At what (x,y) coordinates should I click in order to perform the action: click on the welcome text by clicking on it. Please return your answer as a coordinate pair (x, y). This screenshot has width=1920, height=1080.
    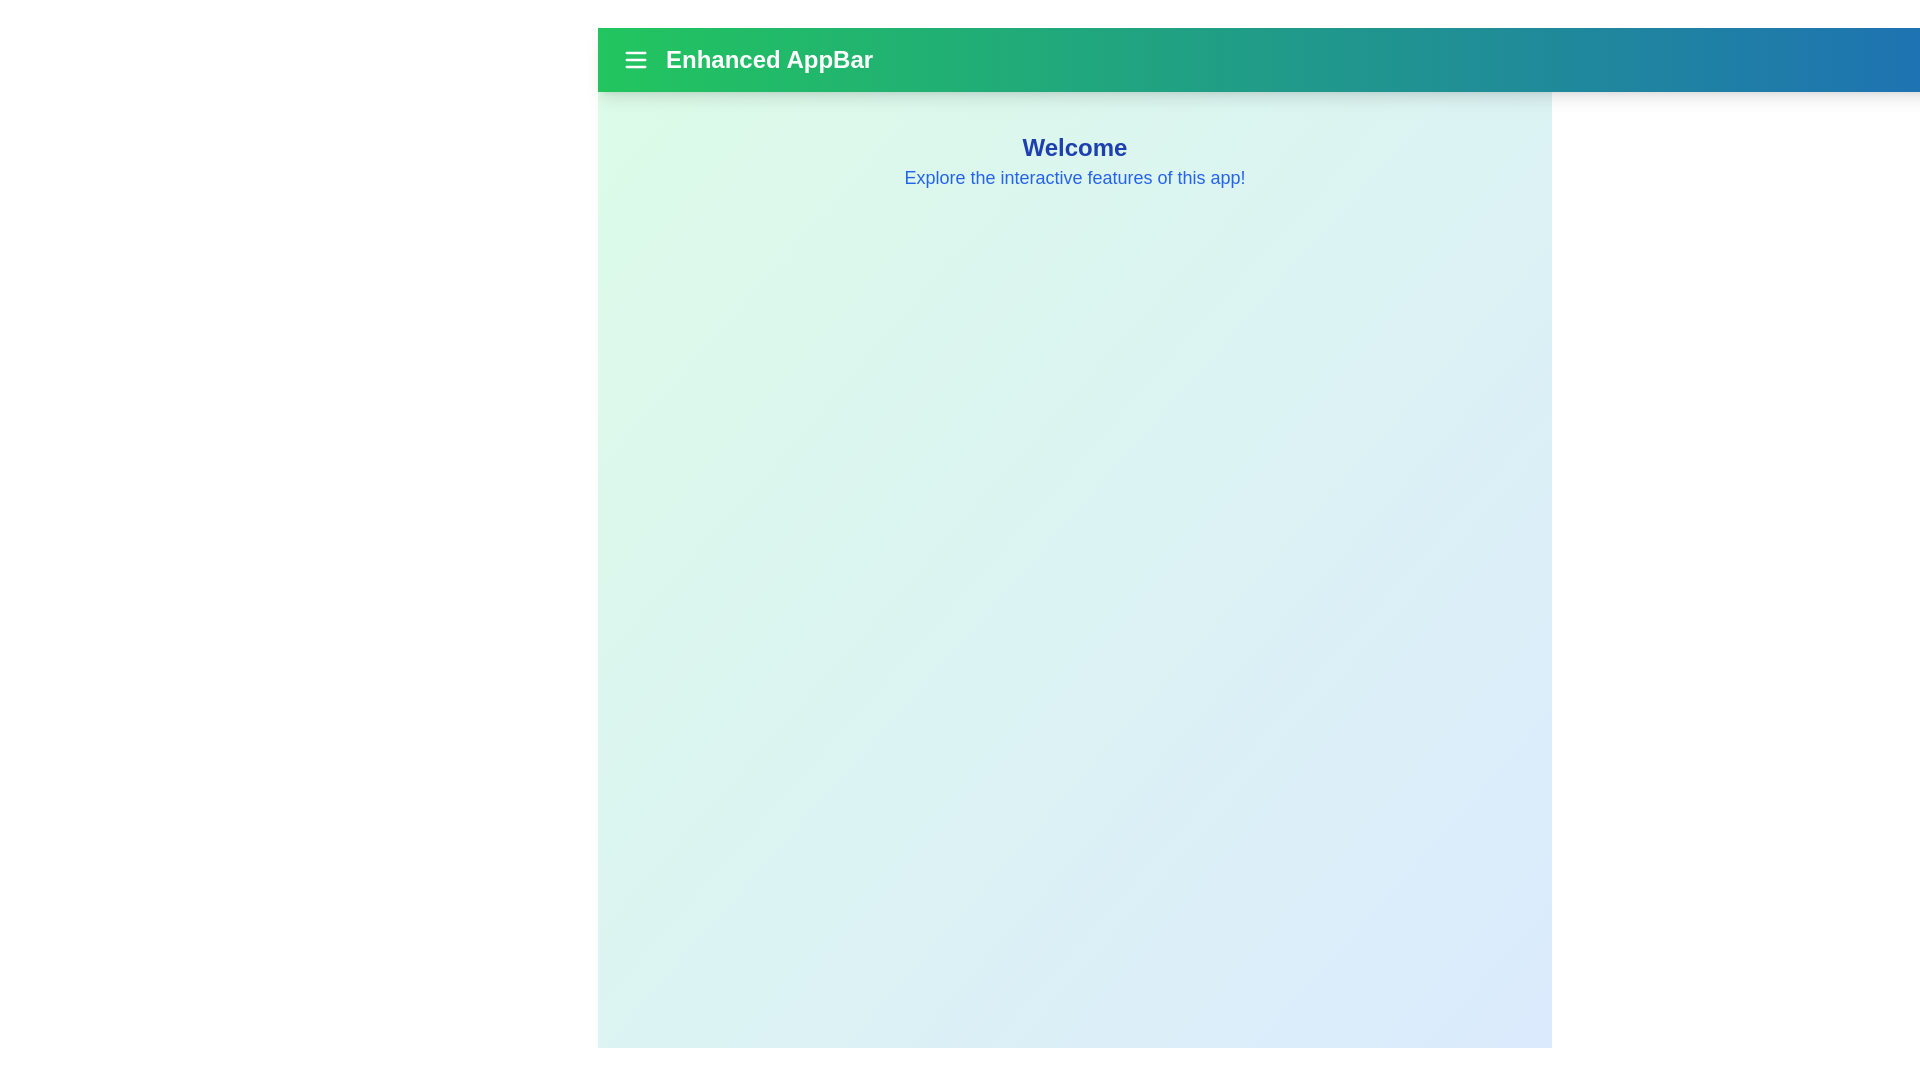
    Looking at the image, I should click on (1074, 146).